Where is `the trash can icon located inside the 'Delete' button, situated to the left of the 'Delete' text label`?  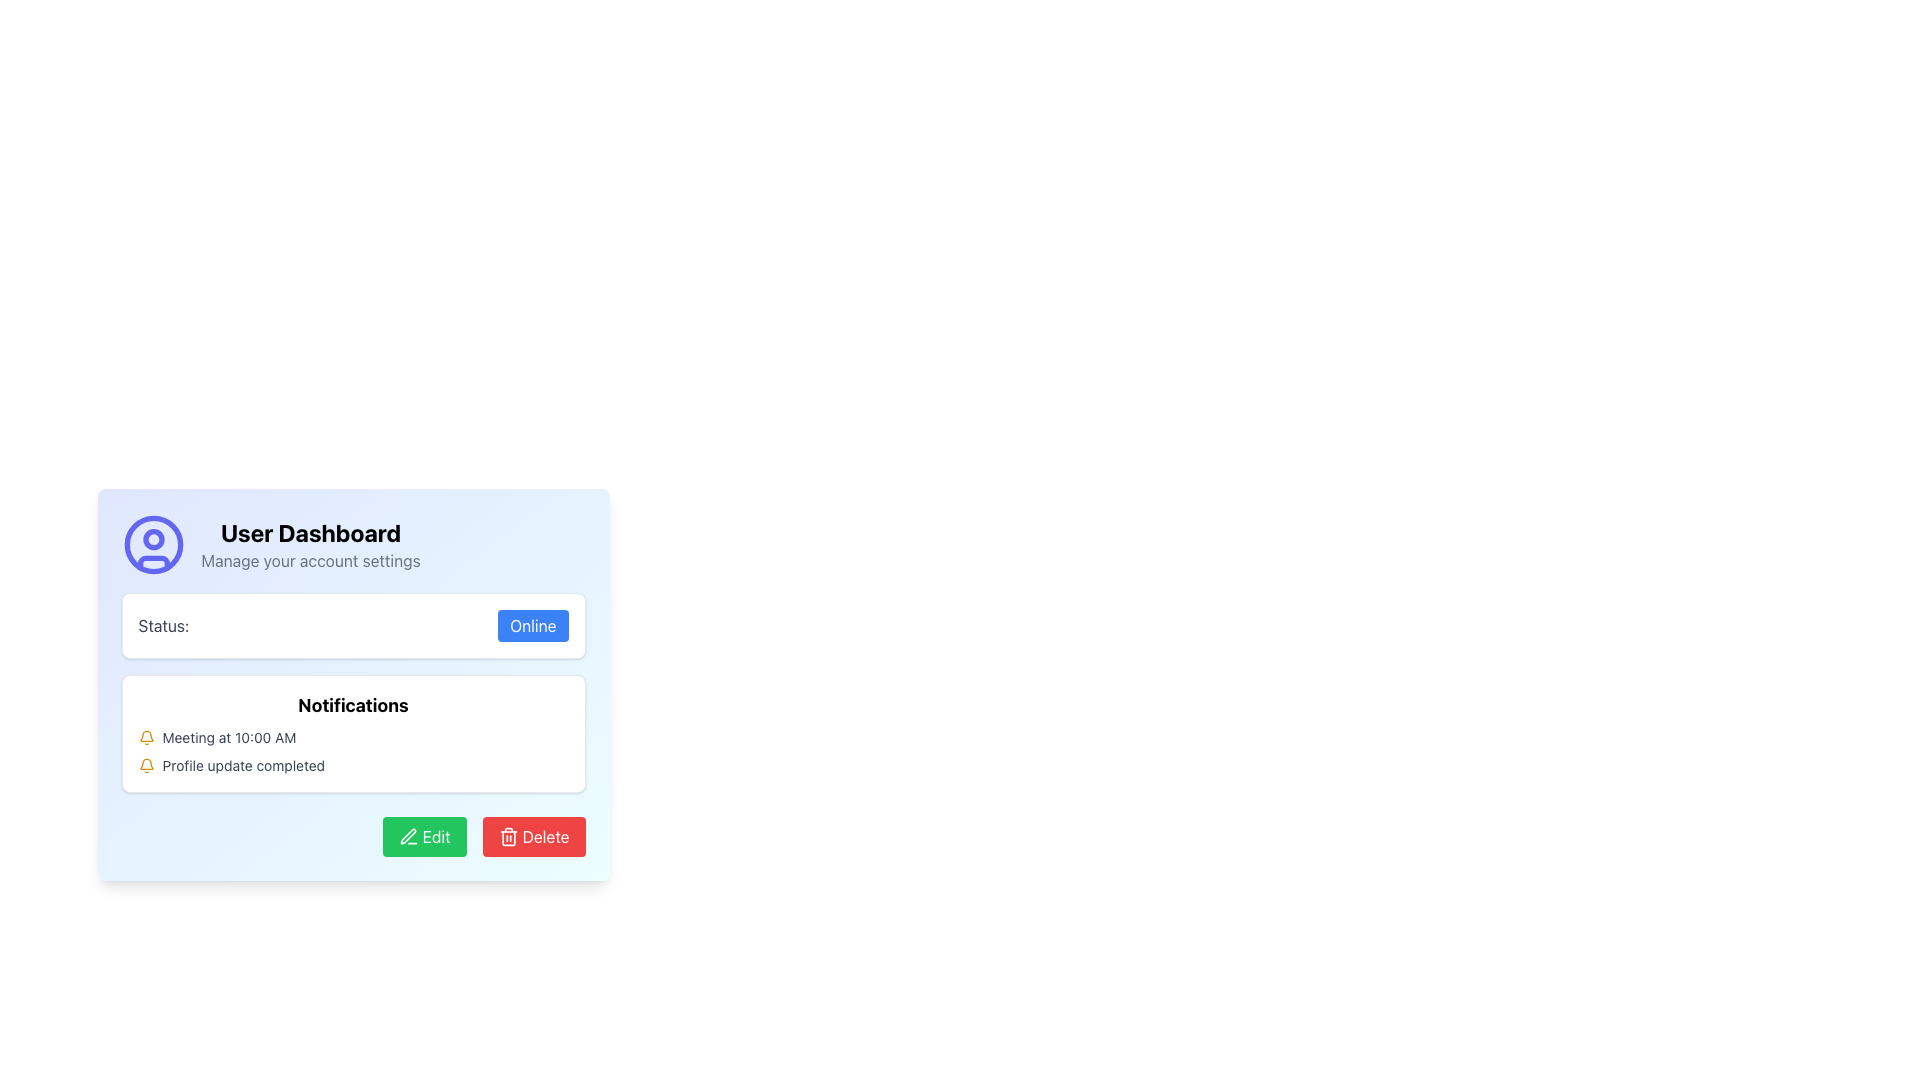 the trash can icon located inside the 'Delete' button, situated to the left of the 'Delete' text label is located at coordinates (508, 837).